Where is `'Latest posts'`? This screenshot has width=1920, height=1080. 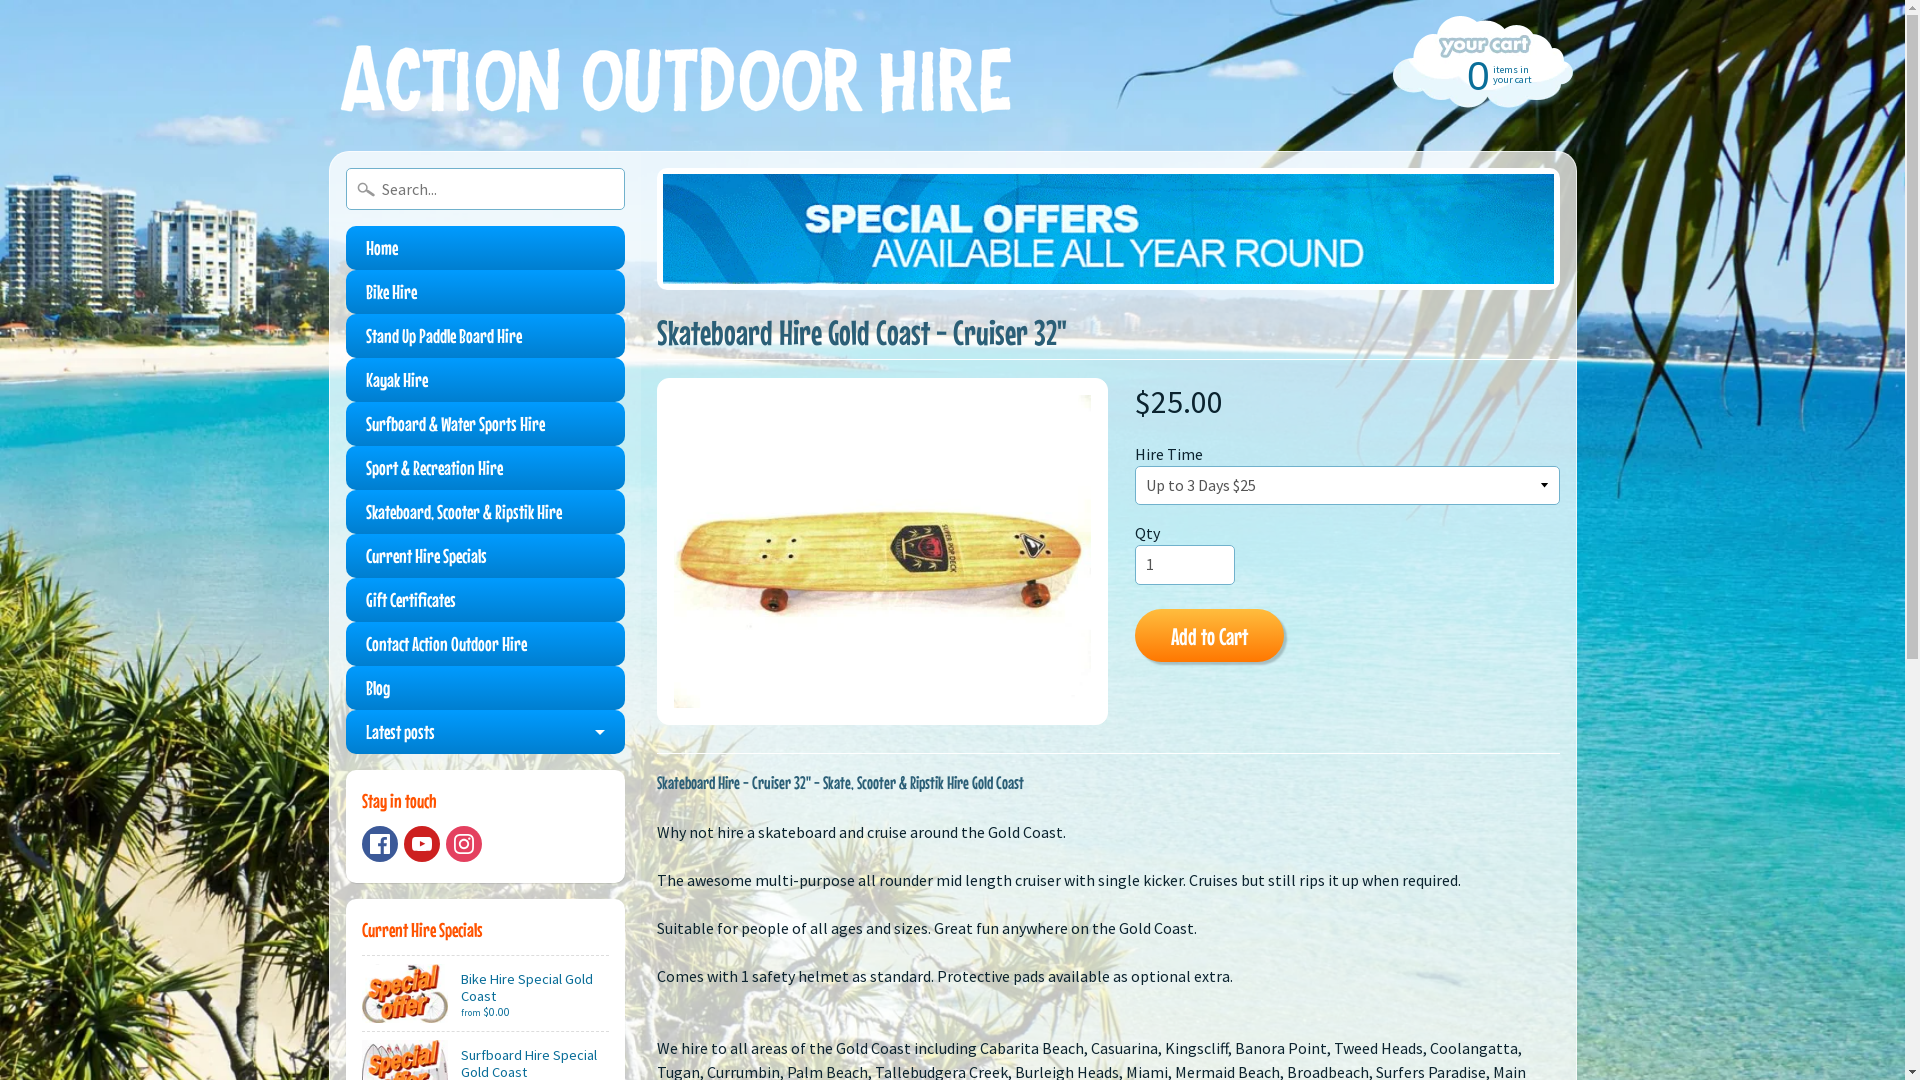 'Latest posts' is located at coordinates (485, 732).